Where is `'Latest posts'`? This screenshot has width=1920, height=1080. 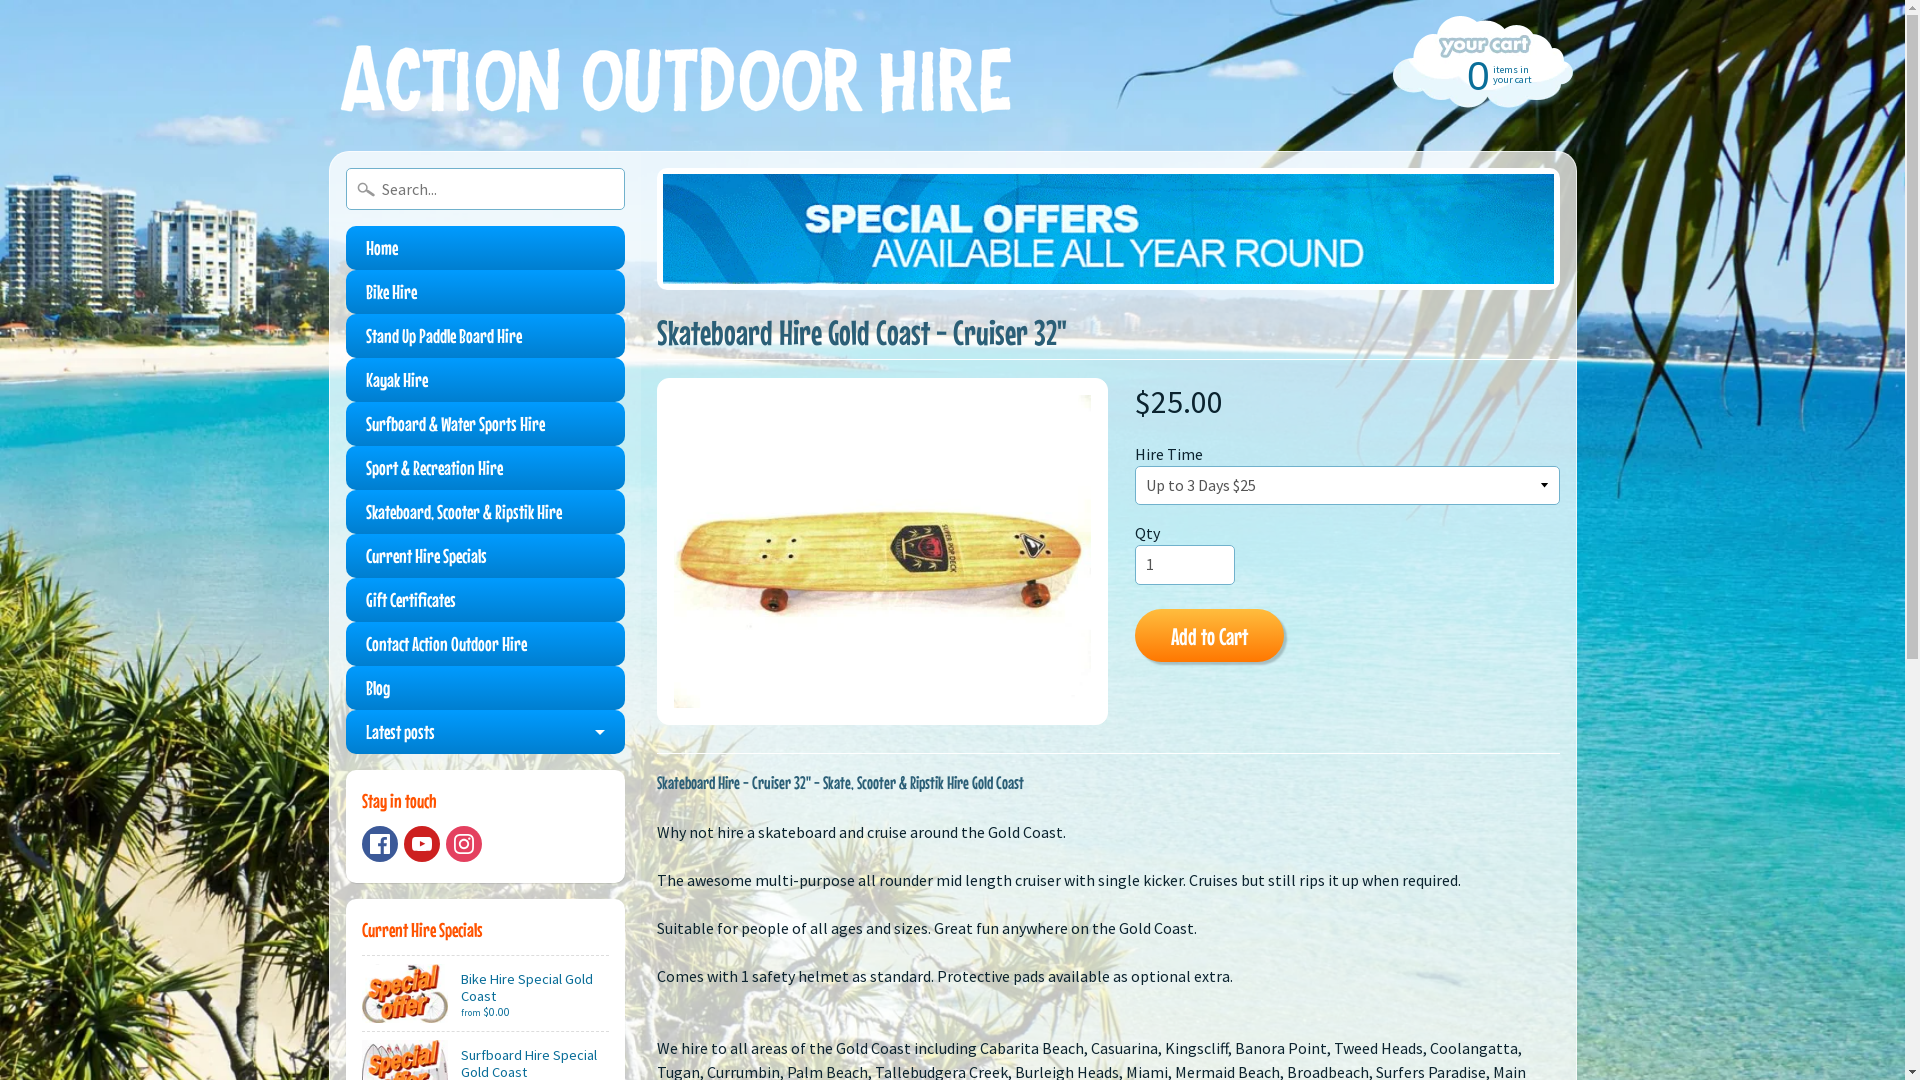 'Latest posts' is located at coordinates (485, 732).